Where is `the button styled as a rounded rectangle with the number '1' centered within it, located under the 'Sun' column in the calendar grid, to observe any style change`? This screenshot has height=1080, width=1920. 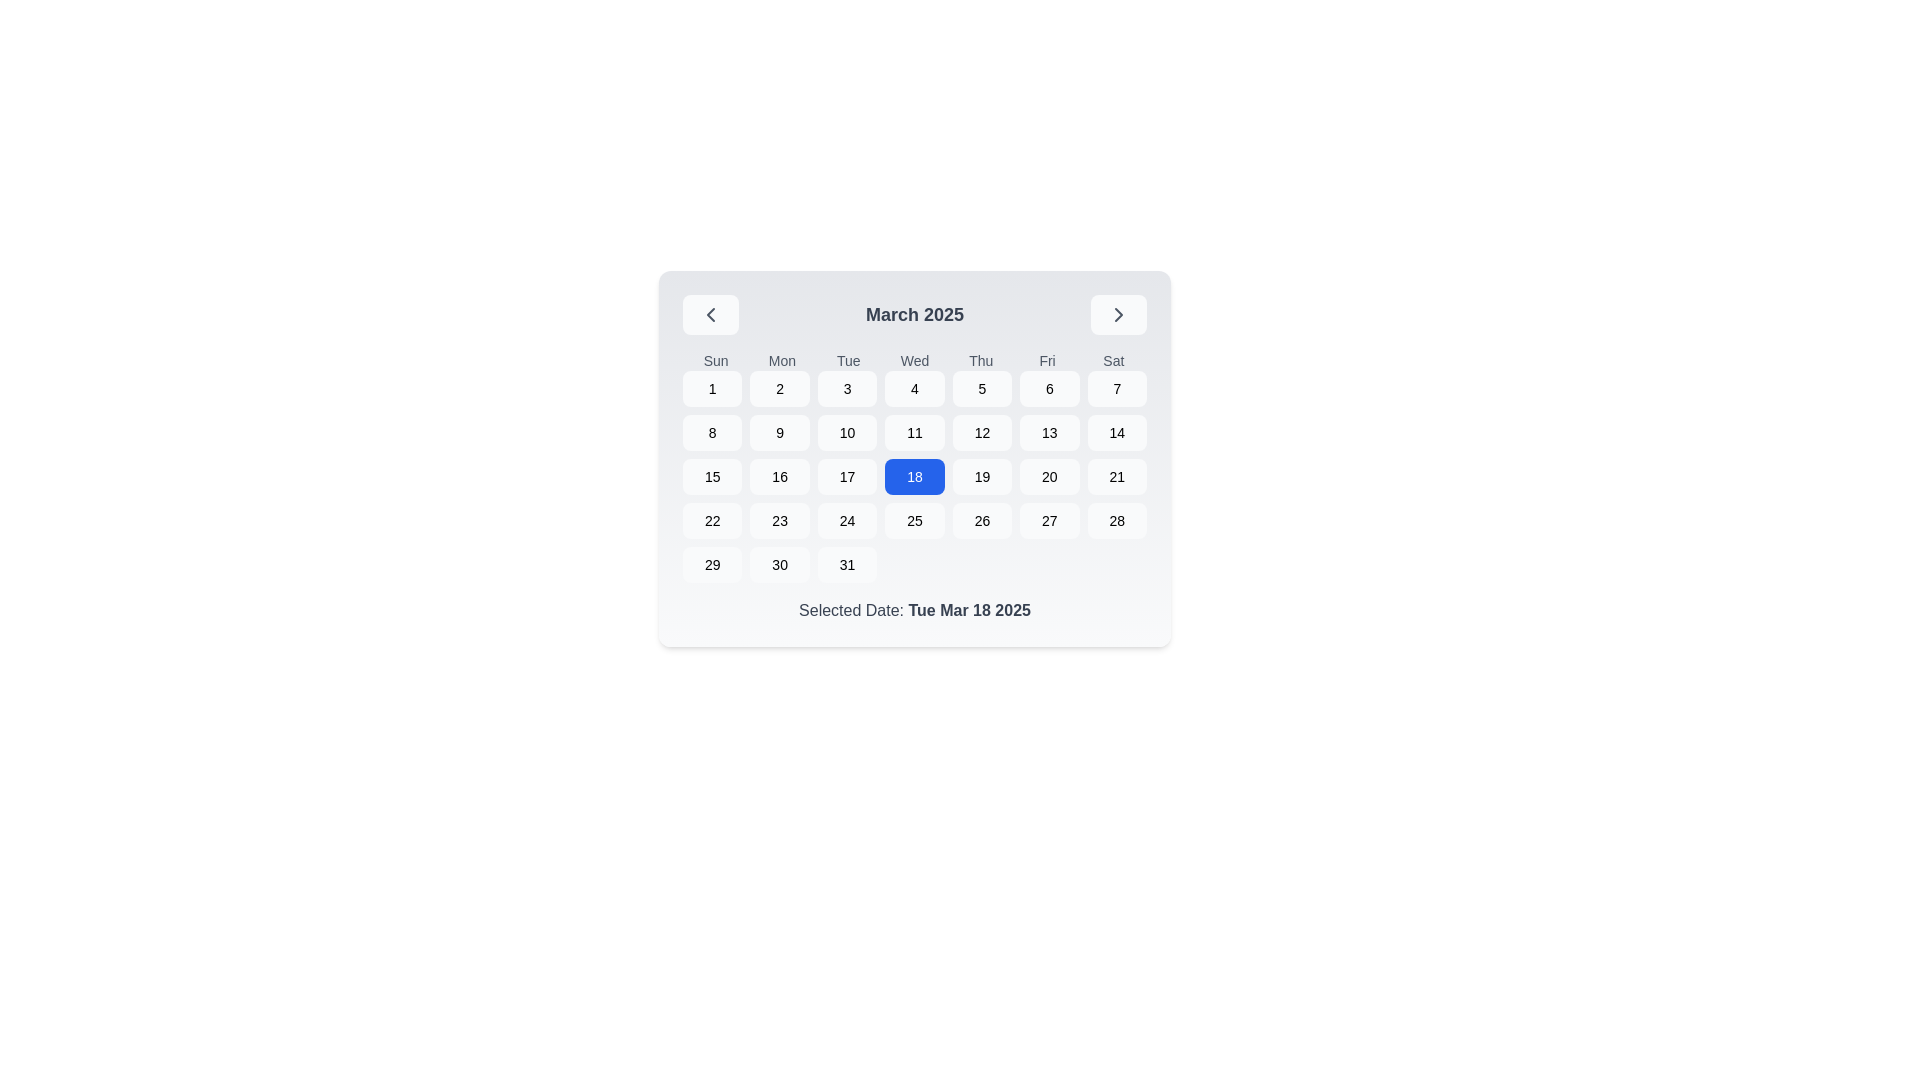 the button styled as a rounded rectangle with the number '1' centered within it, located under the 'Sun' column in the calendar grid, to observe any style change is located at coordinates (712, 389).